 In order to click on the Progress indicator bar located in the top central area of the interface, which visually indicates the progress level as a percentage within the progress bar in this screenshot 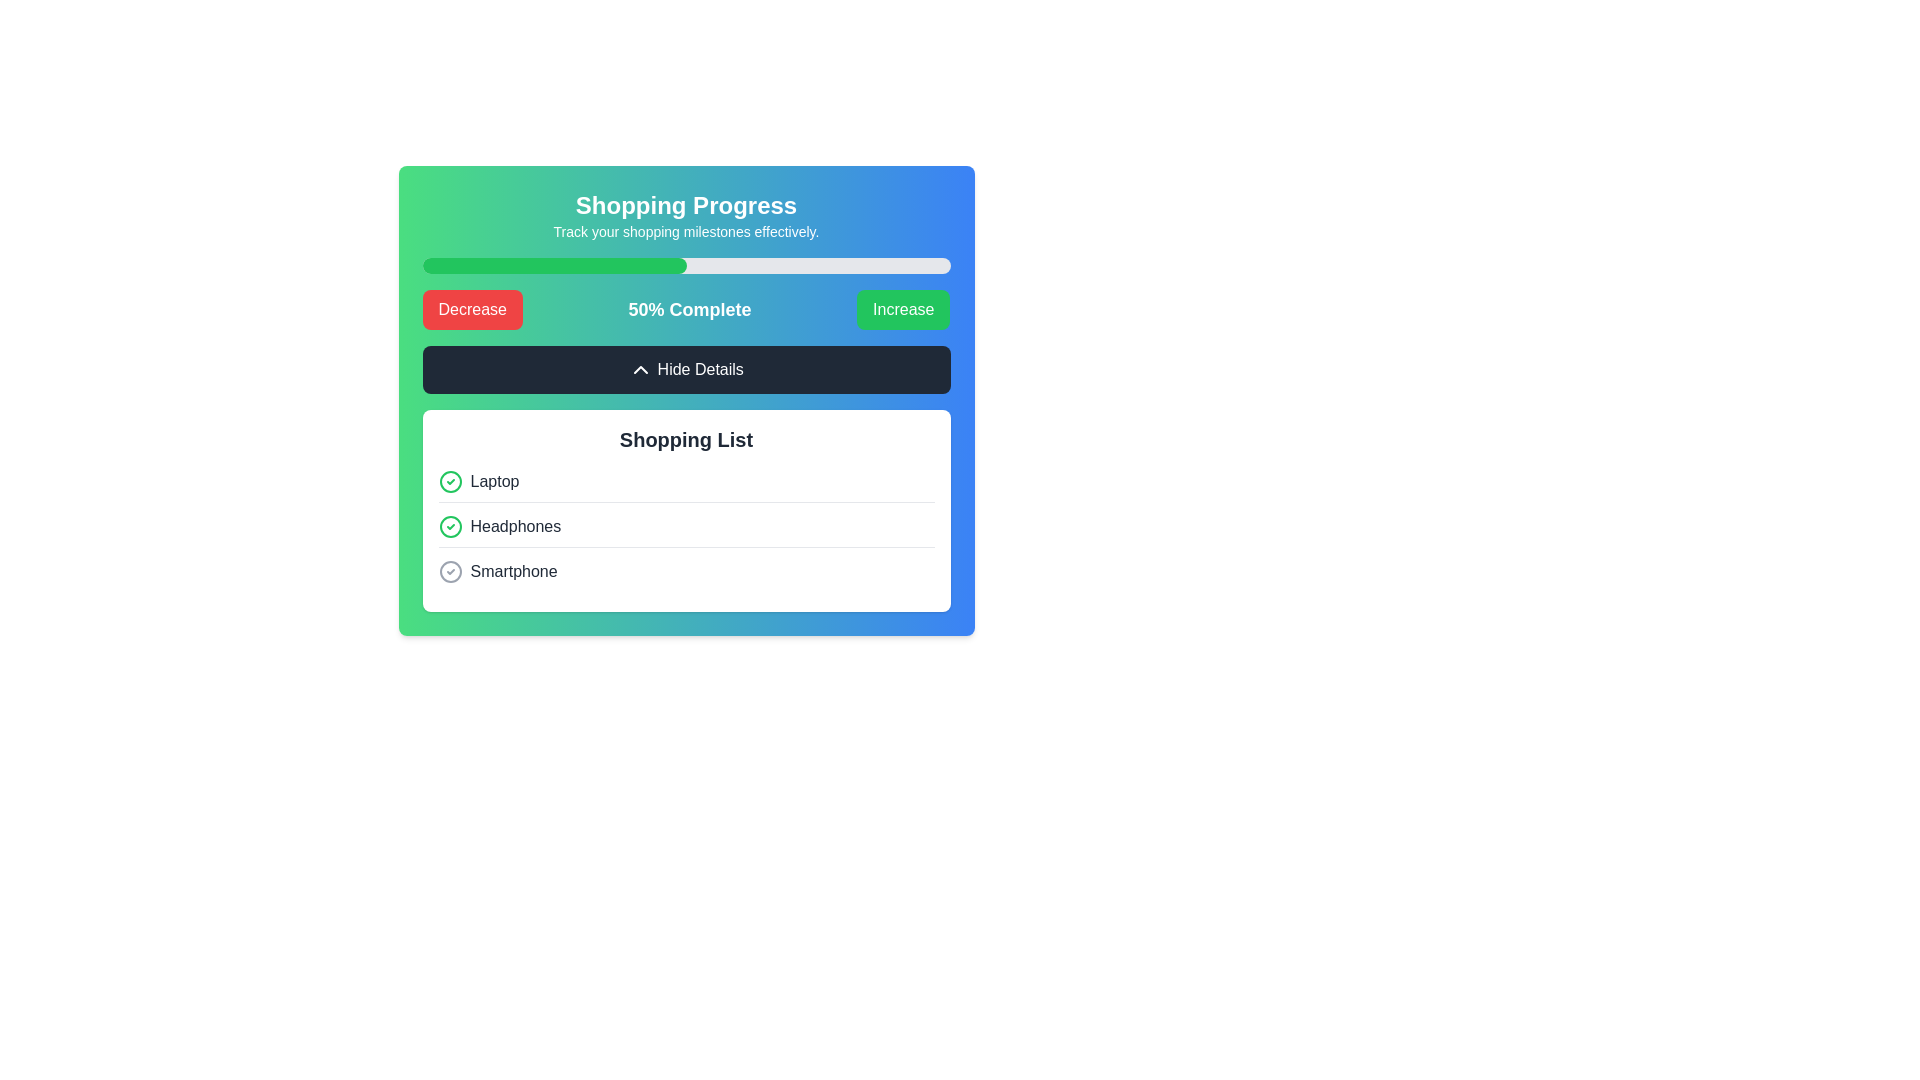, I will do `click(554, 265)`.